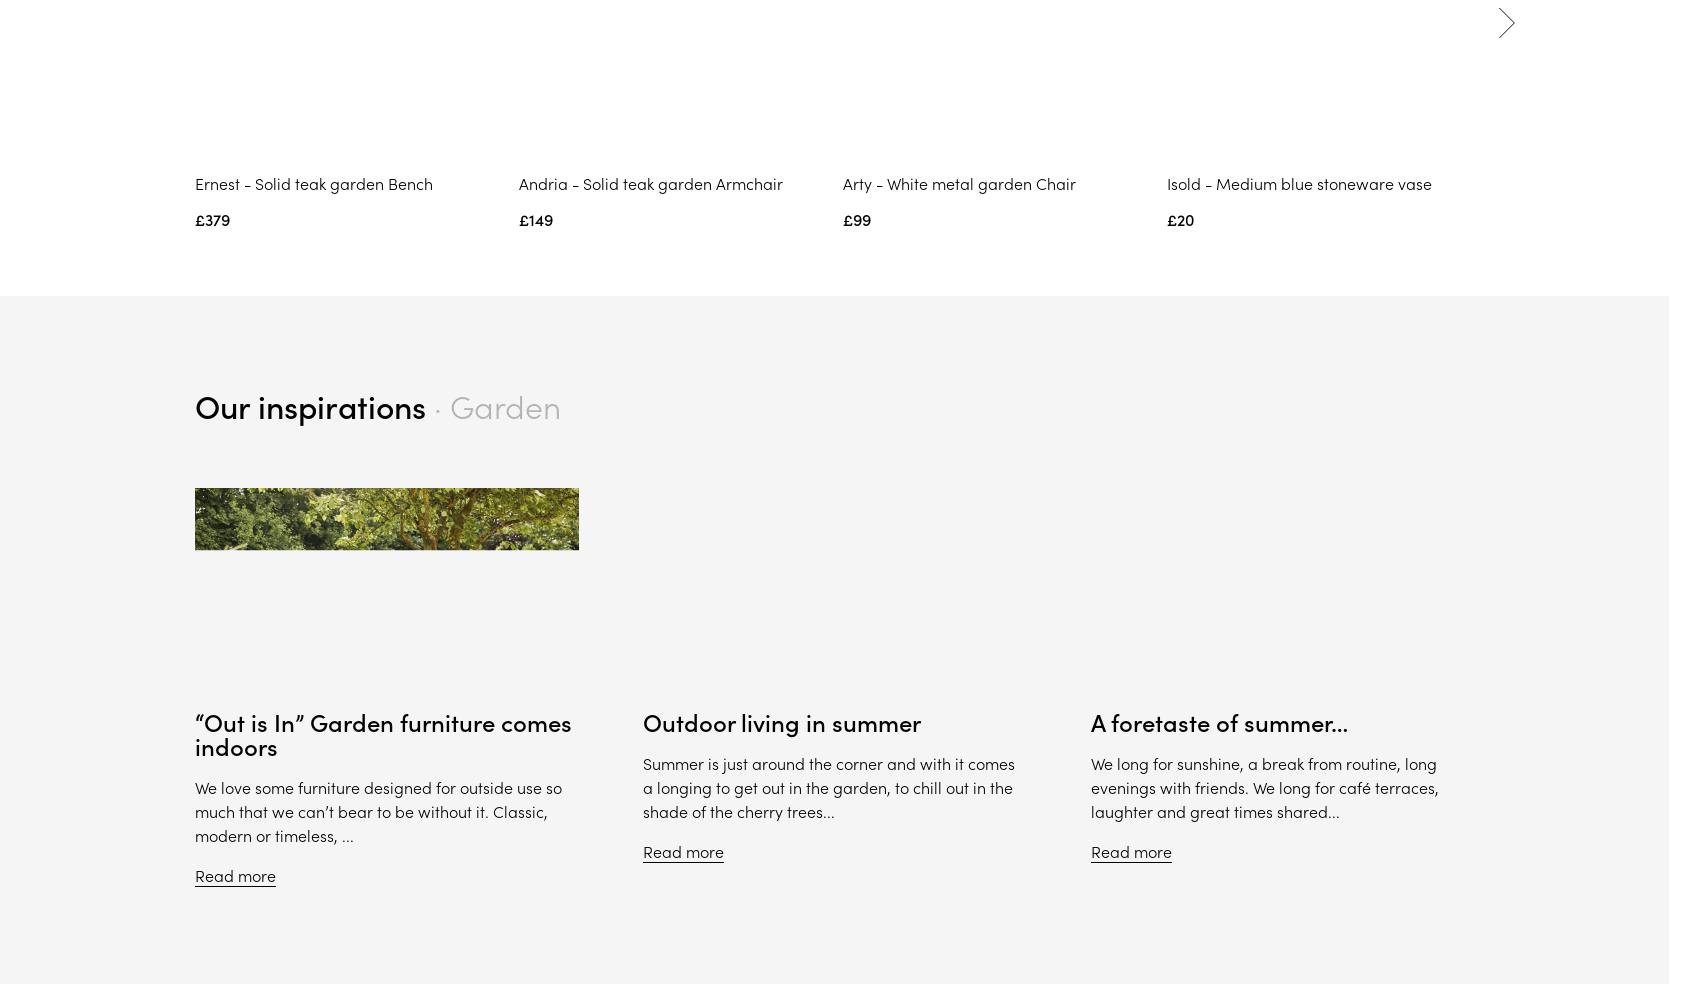  What do you see at coordinates (957, 183) in the screenshot?
I see `'Arty - White metal garden Chair'` at bounding box center [957, 183].